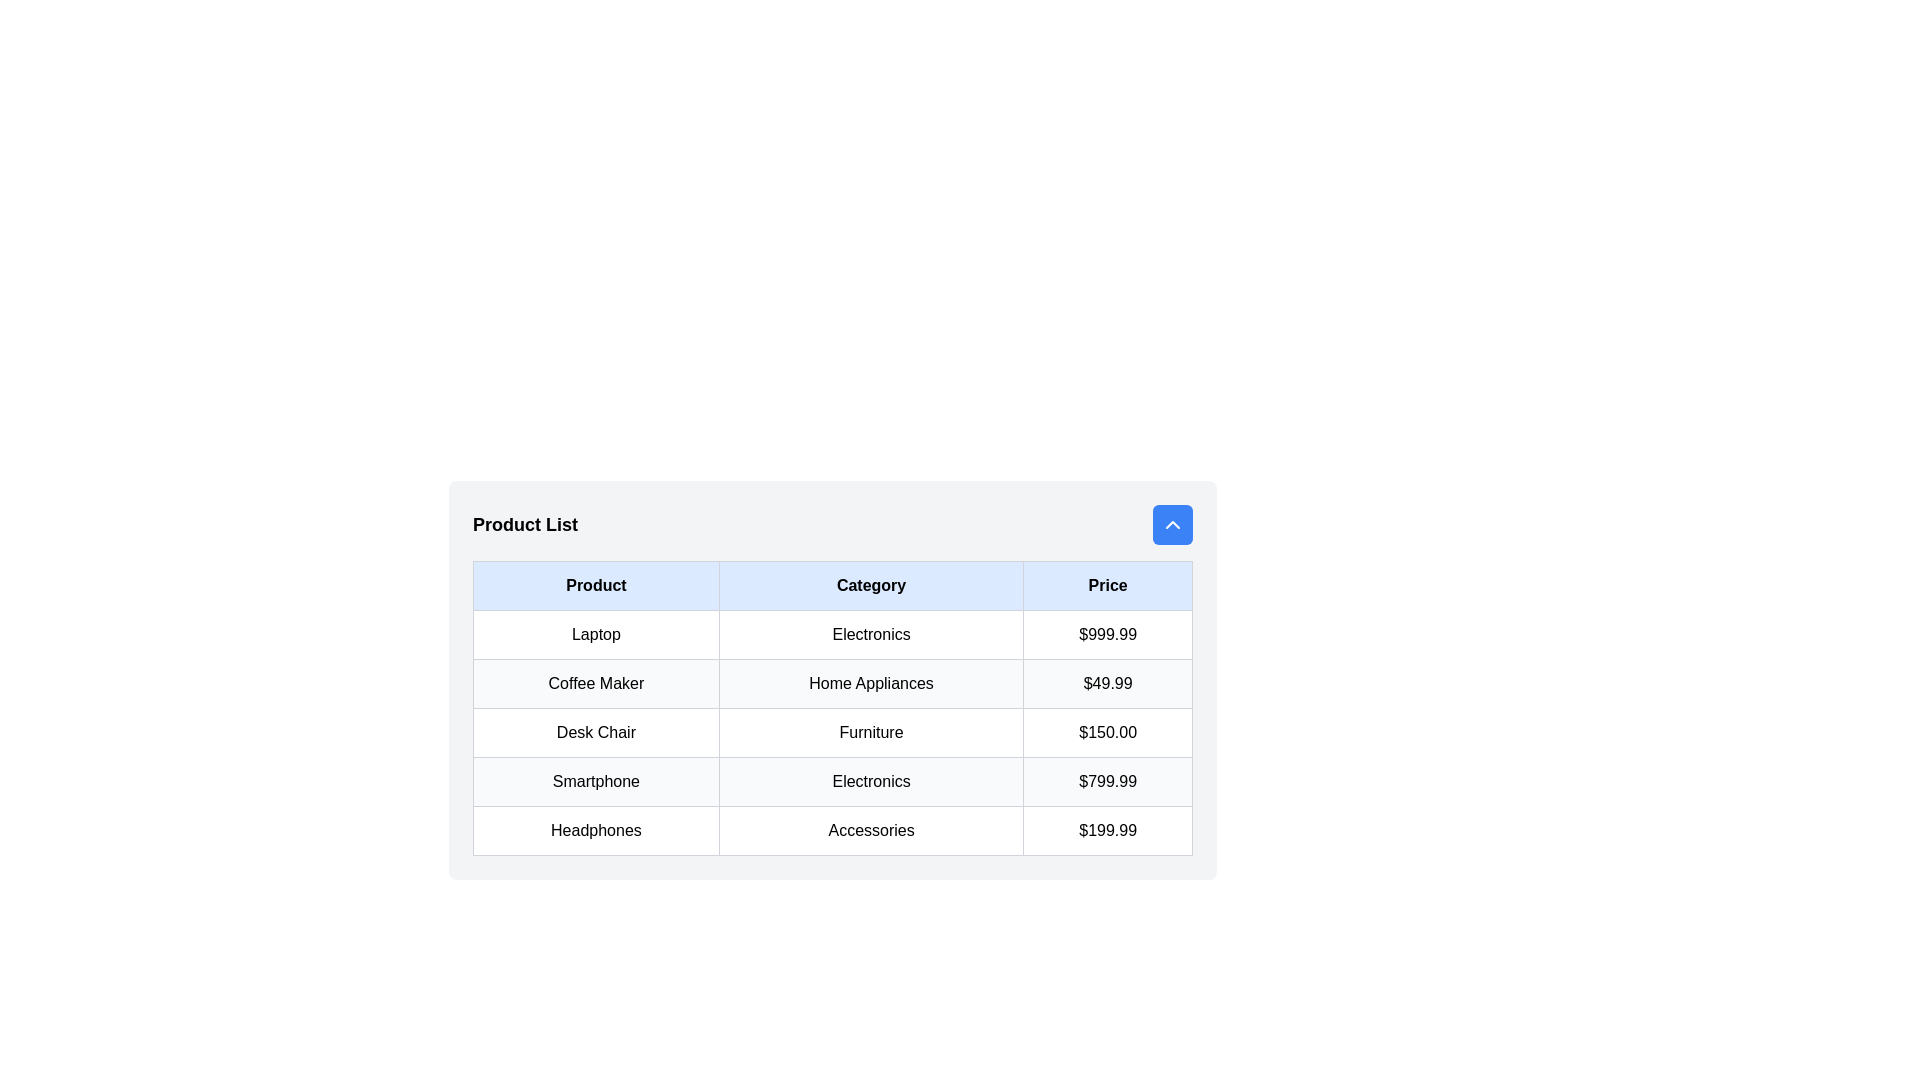 This screenshot has height=1080, width=1920. What do you see at coordinates (871, 781) in the screenshot?
I see `the non-interactive table cell containing the text 'Electronics' in the 'Category' column of the row listing 'Smartphone'` at bounding box center [871, 781].